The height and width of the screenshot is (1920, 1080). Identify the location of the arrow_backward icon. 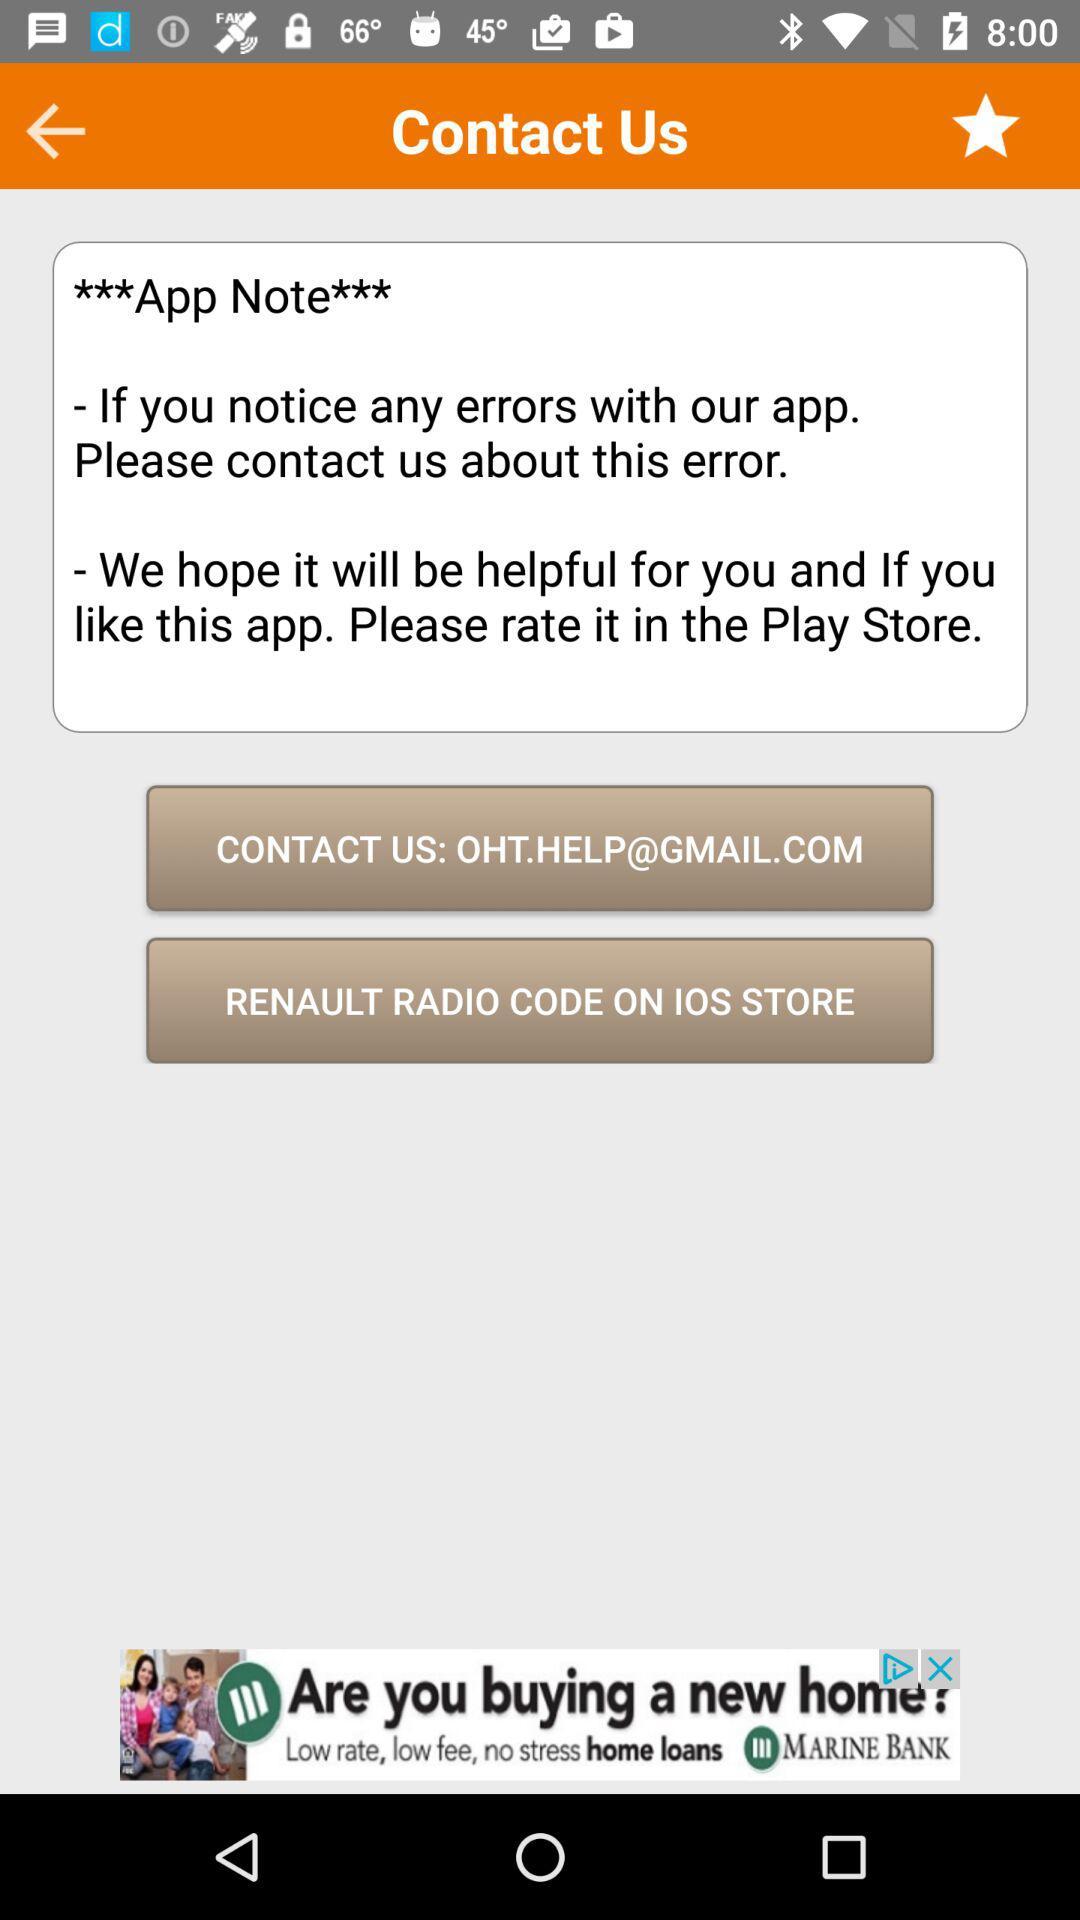
(54, 130).